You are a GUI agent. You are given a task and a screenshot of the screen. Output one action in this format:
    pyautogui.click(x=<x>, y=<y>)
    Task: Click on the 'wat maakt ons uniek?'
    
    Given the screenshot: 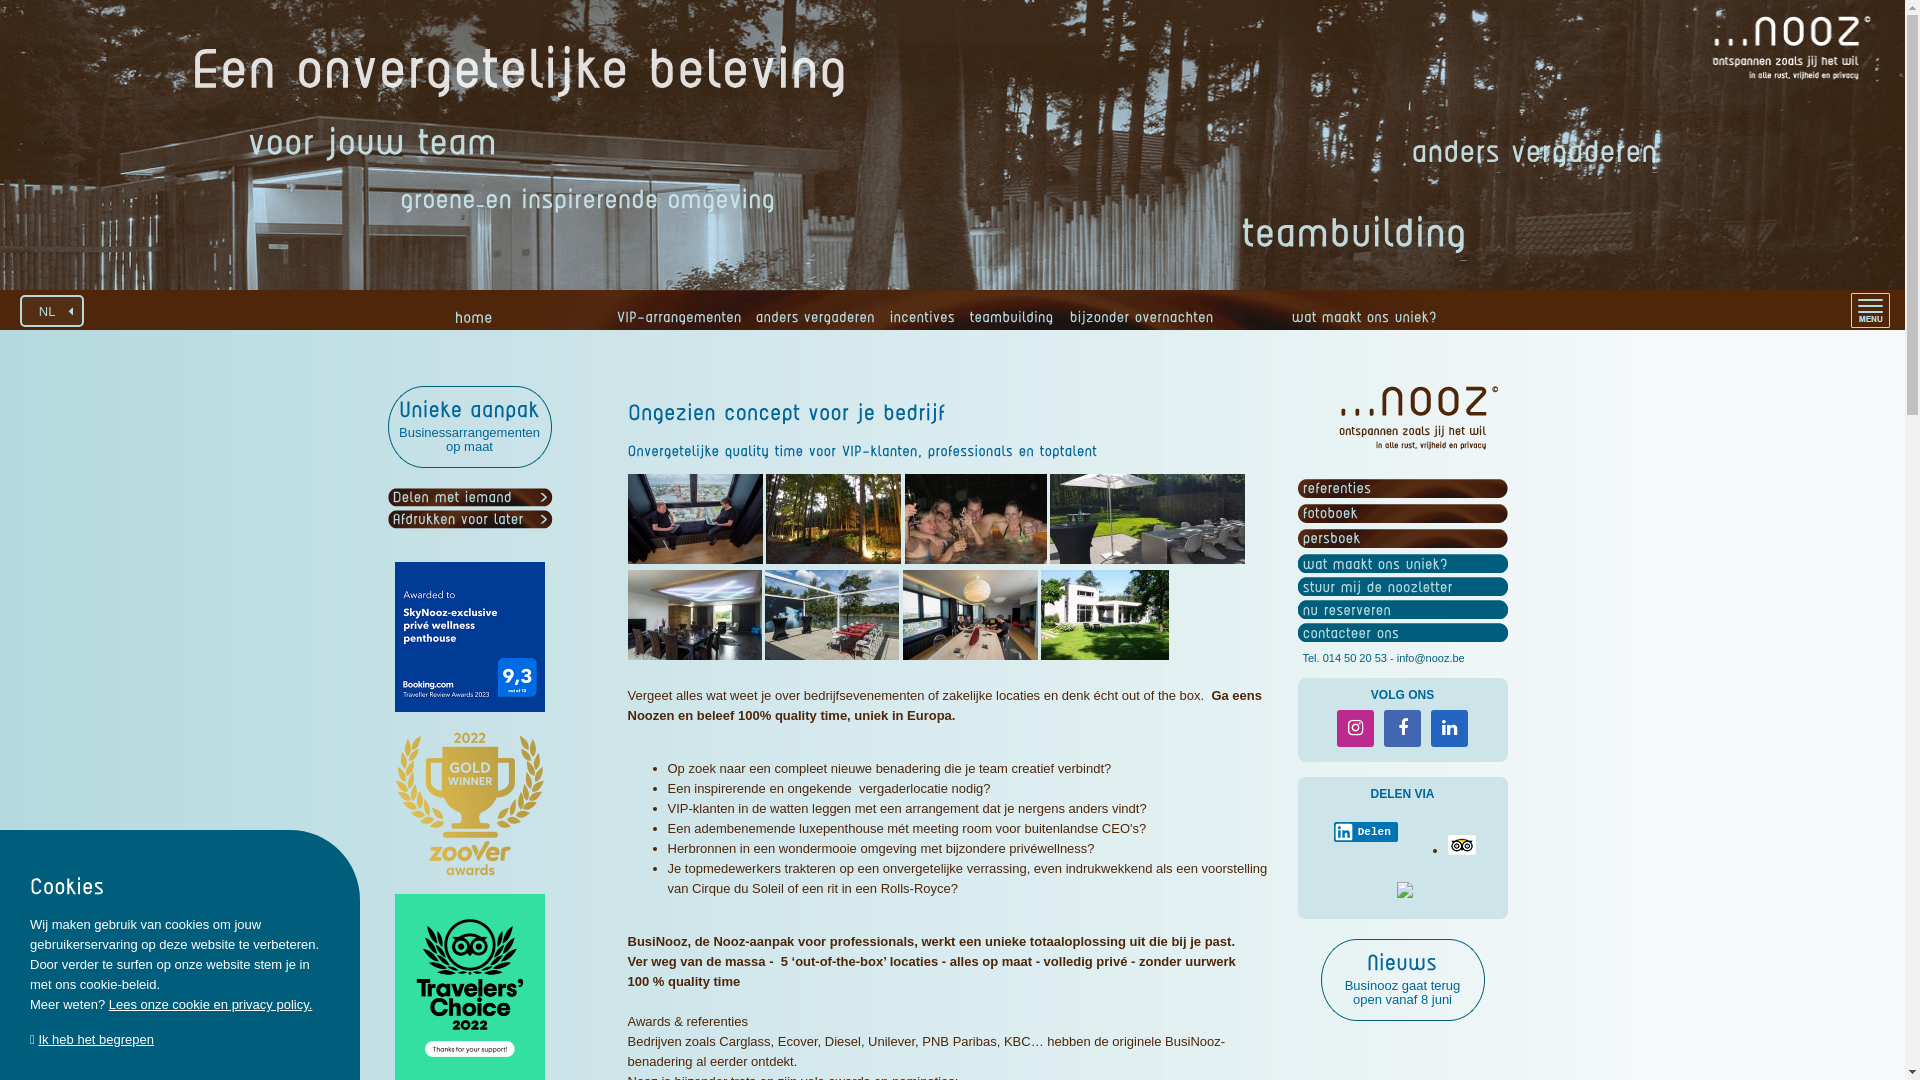 What is the action you would take?
    pyautogui.click(x=1360, y=322)
    